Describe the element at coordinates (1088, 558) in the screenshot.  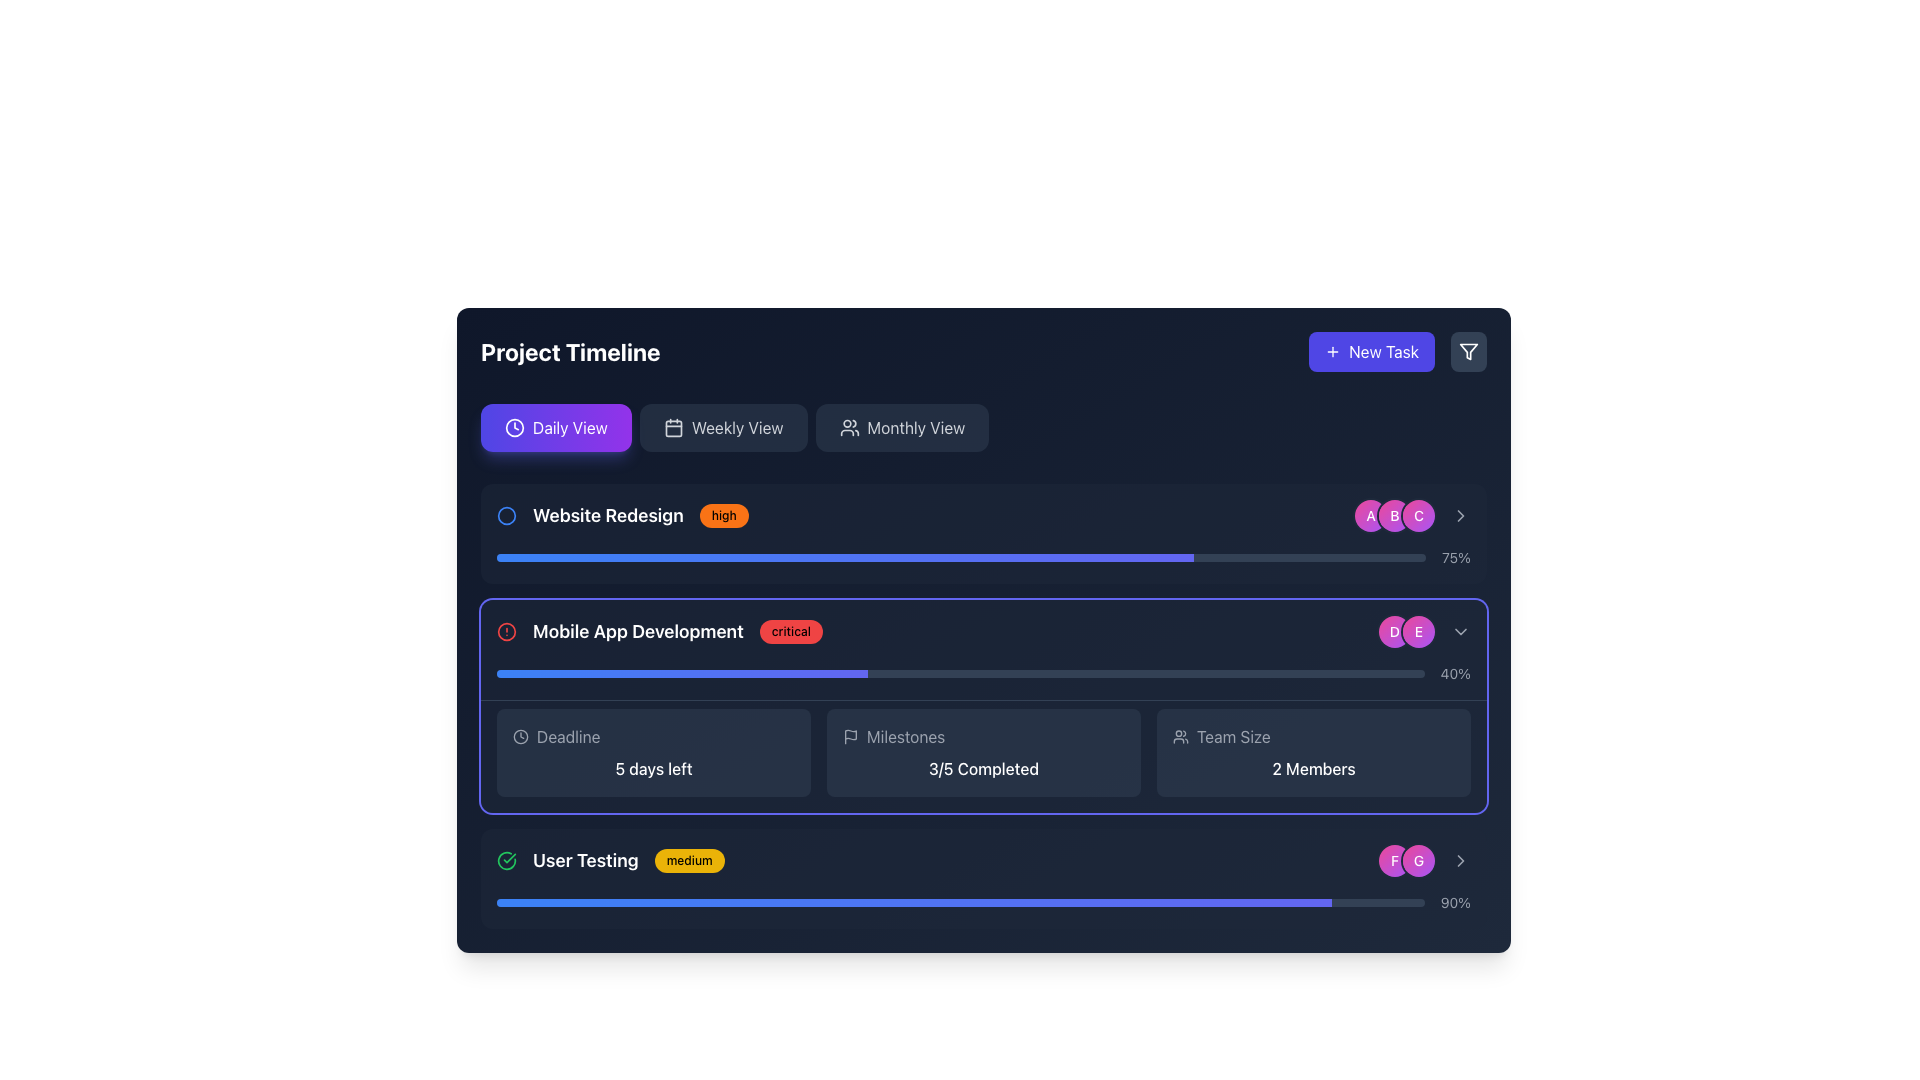
I see `progress` at that location.